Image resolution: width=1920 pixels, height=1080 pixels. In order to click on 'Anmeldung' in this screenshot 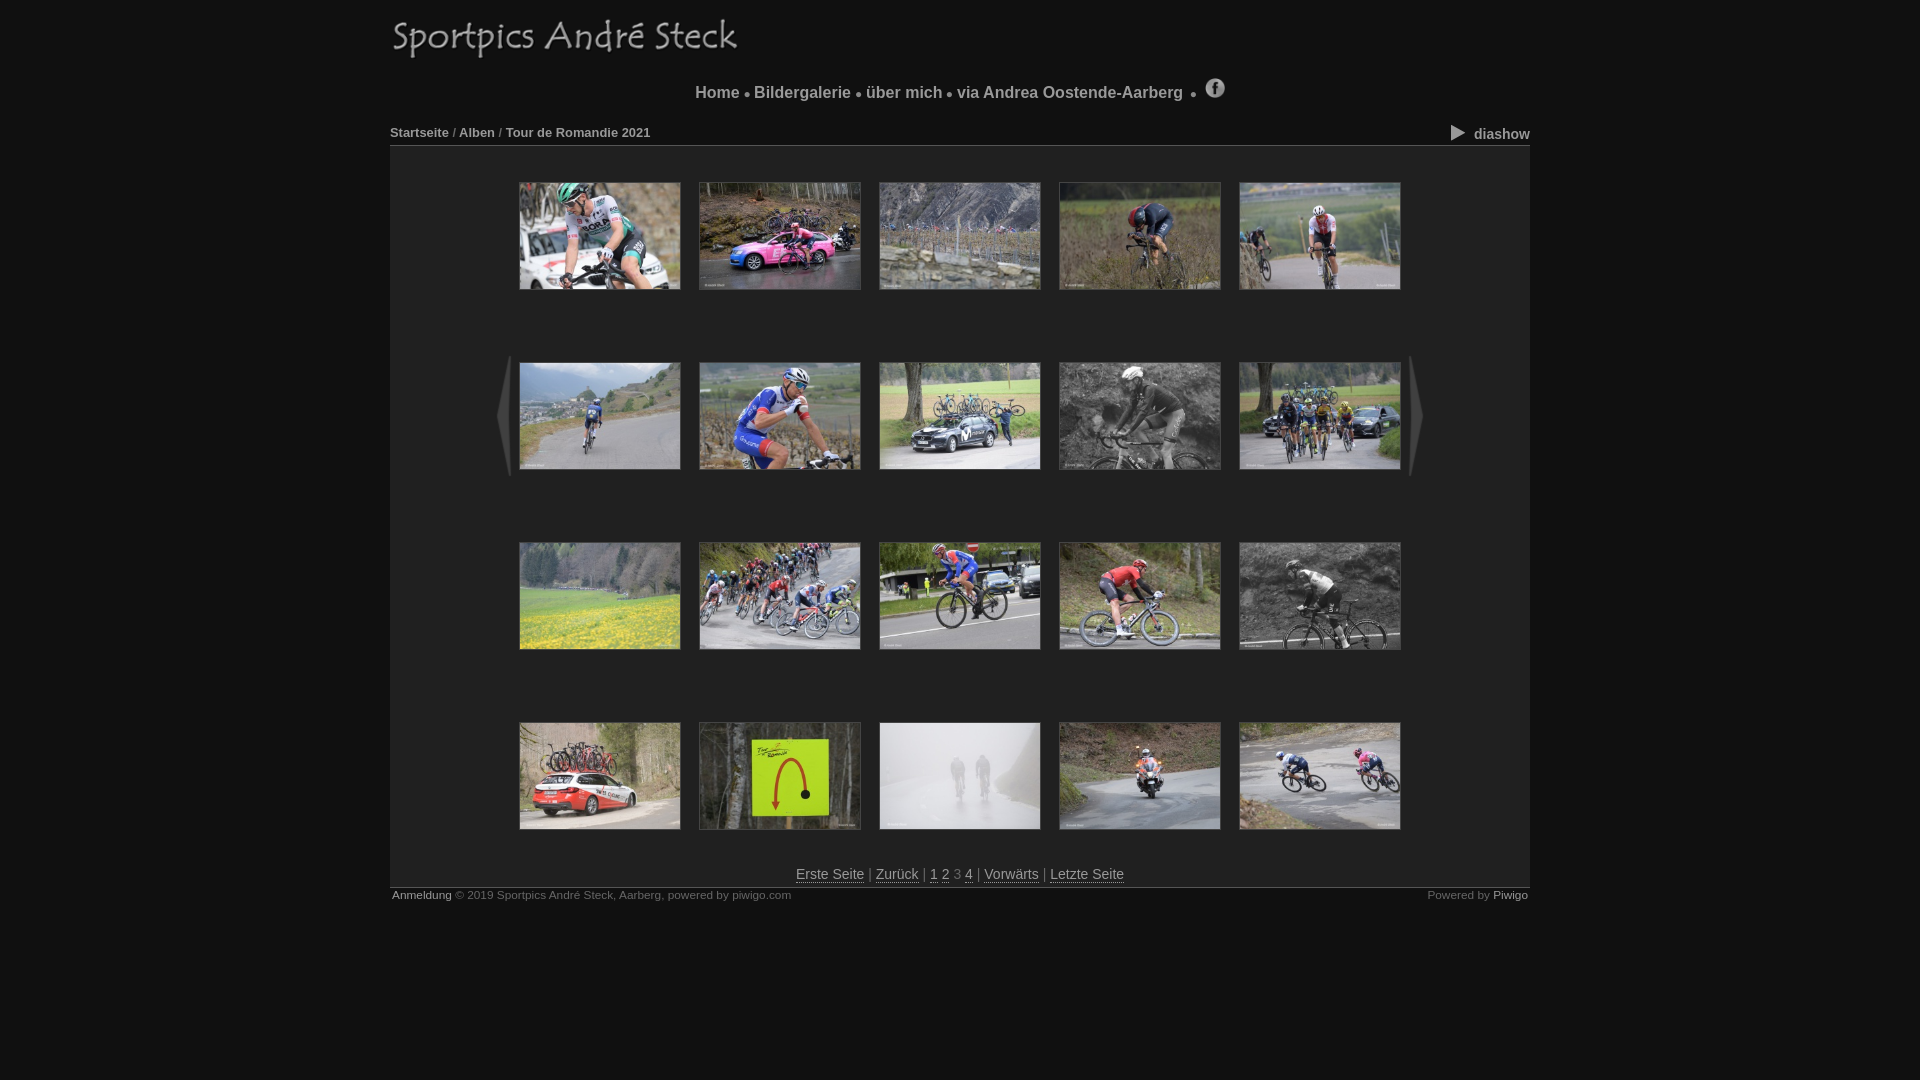, I will do `click(421, 893)`.